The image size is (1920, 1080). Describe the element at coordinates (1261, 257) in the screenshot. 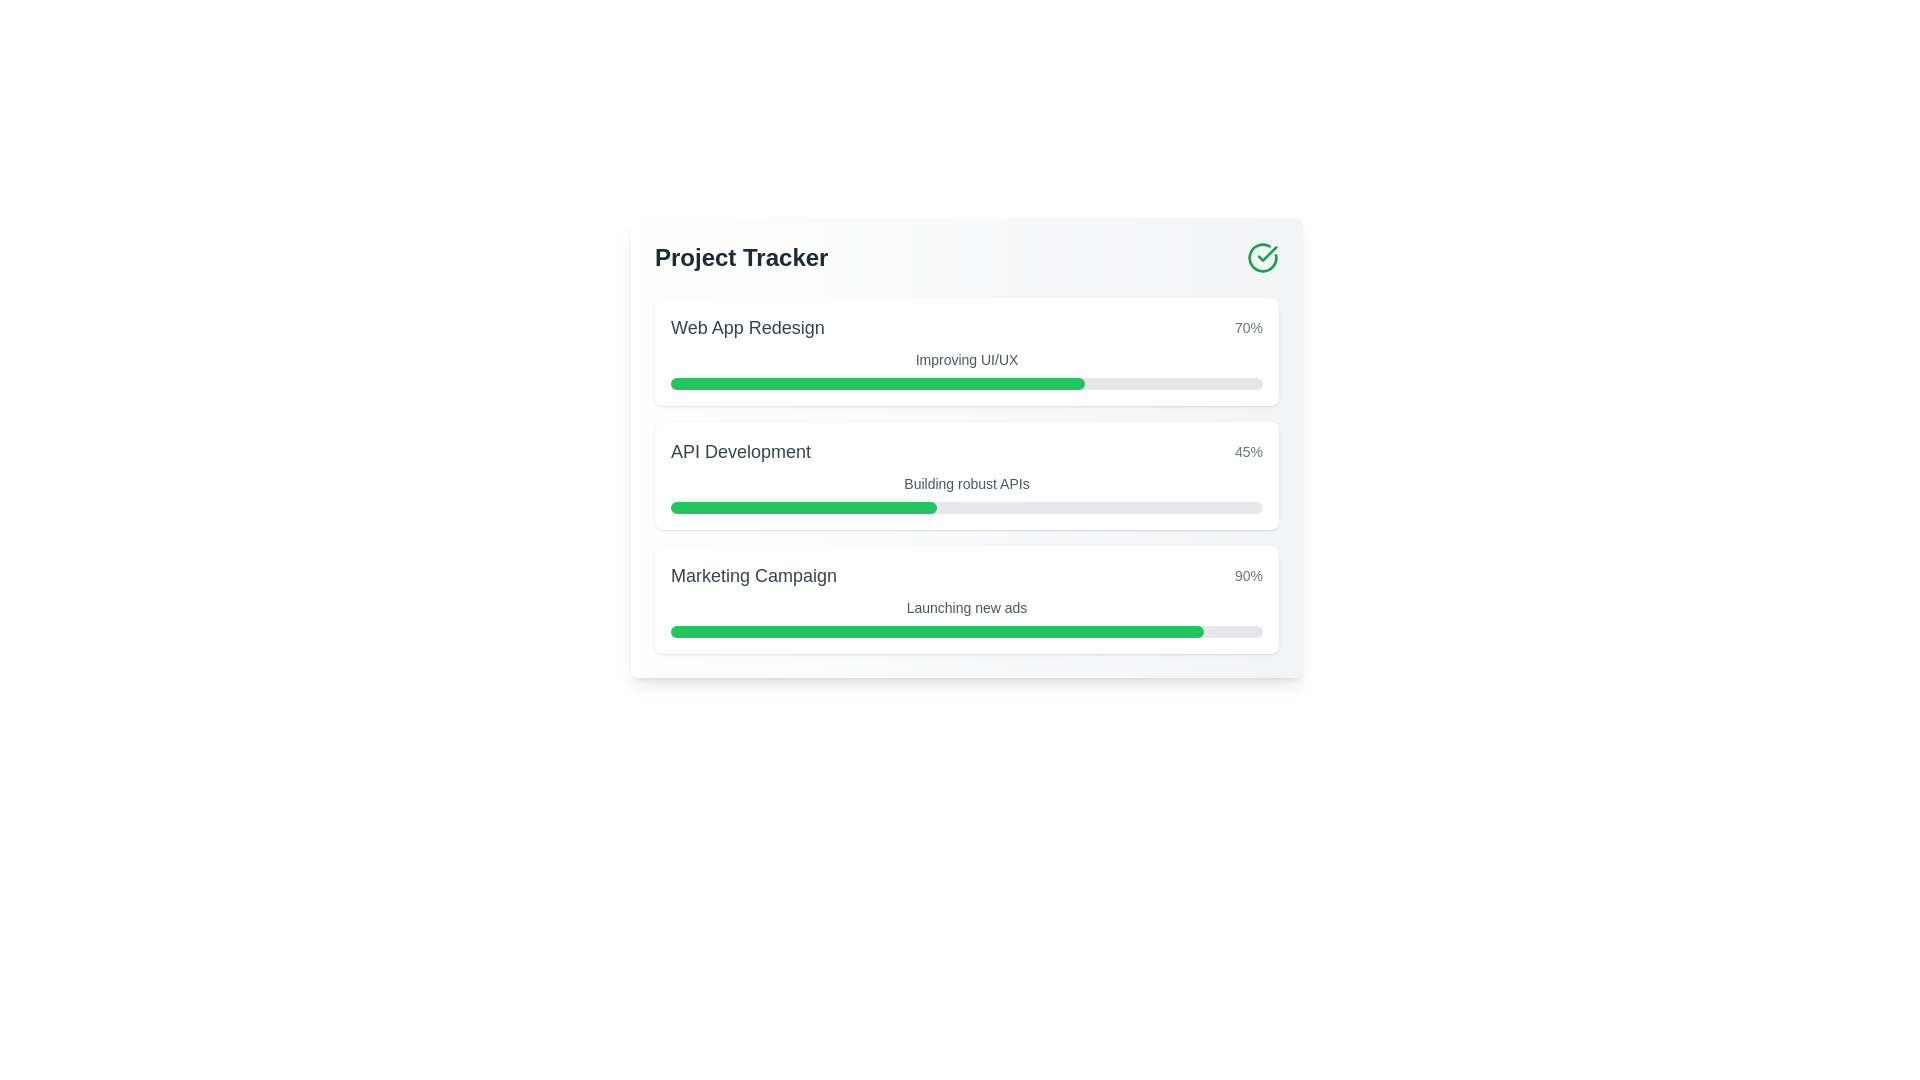

I see `the arc component of the circular checkmark icon located at the top-right corner of the Project Tracker panel, which indicates completion or success` at that location.